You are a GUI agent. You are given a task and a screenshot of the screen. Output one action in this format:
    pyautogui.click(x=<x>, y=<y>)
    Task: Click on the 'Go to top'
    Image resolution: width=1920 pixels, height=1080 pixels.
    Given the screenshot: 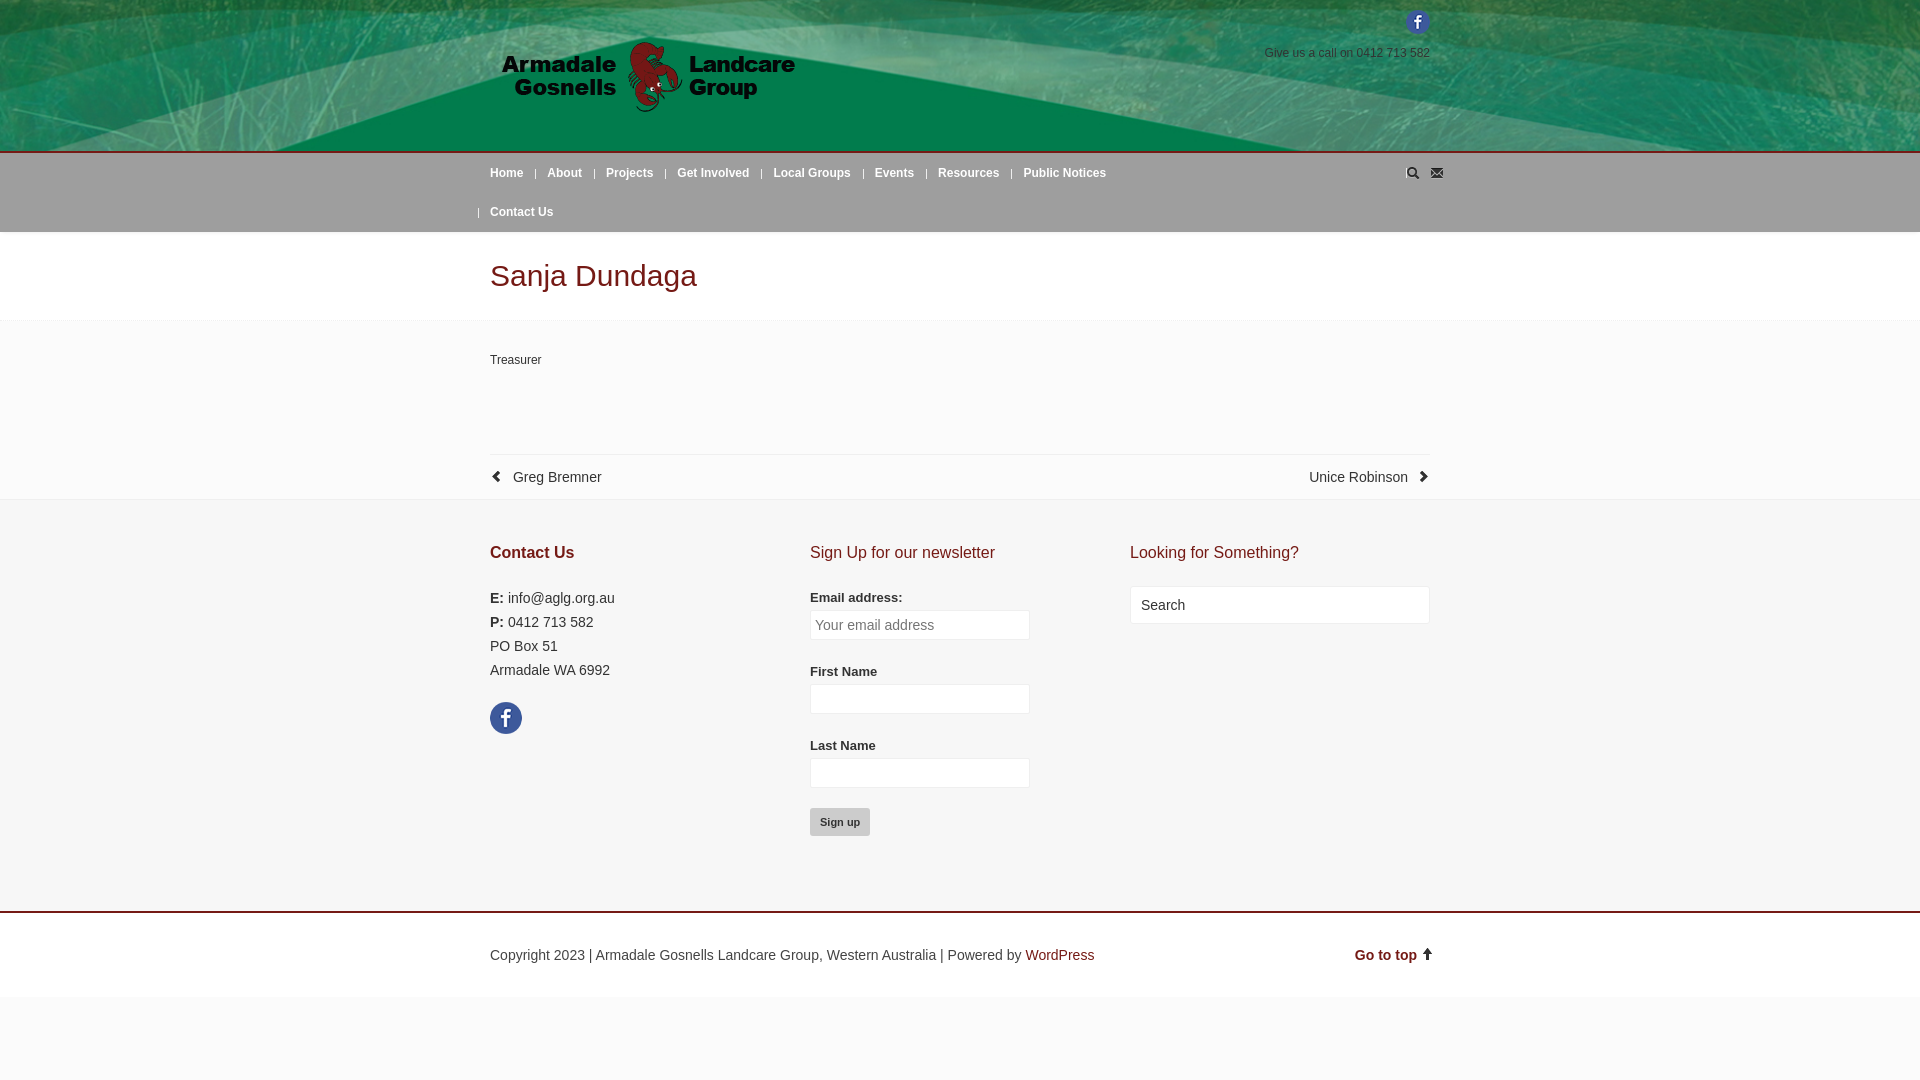 What is the action you would take?
    pyautogui.click(x=1394, y=954)
    